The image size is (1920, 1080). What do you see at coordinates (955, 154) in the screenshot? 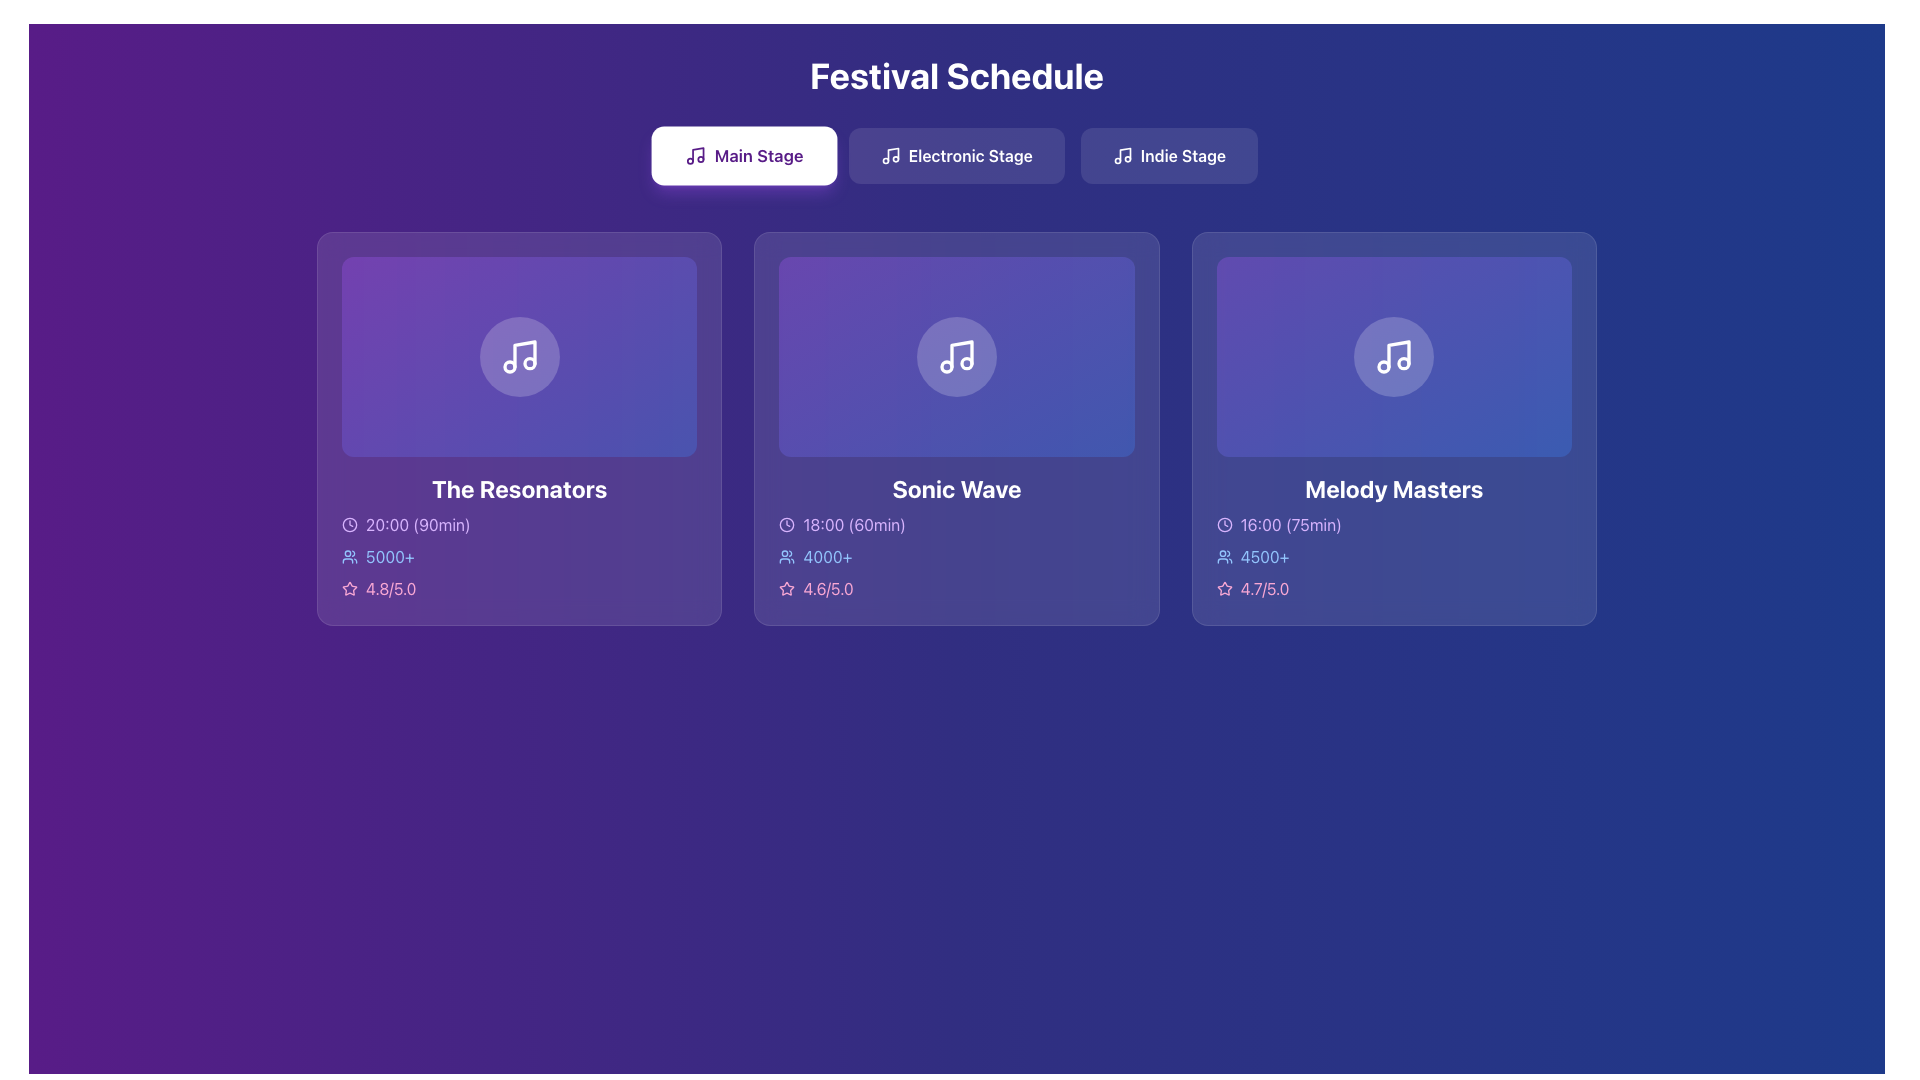
I see `the middle button under the 'Festival Schedule' heading` at bounding box center [955, 154].